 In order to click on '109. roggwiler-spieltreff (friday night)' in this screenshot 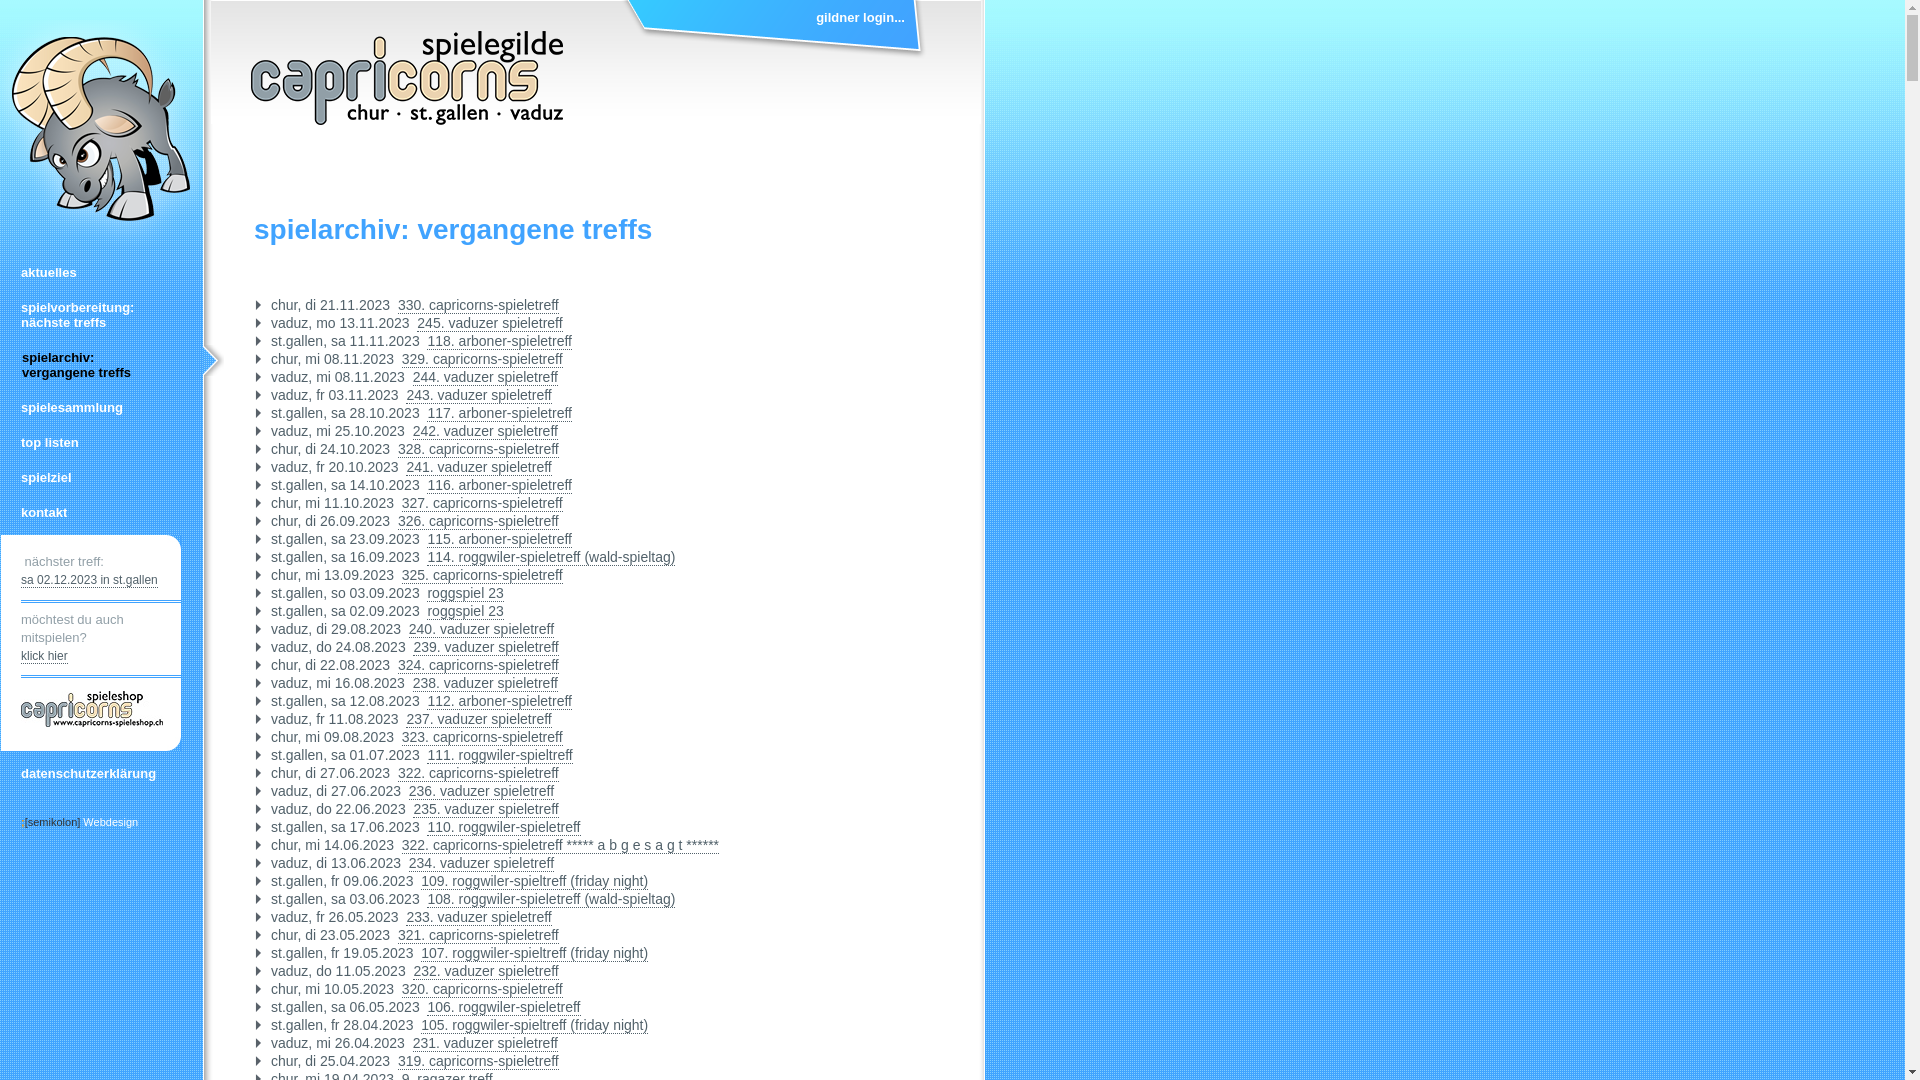, I will do `click(534, 880)`.